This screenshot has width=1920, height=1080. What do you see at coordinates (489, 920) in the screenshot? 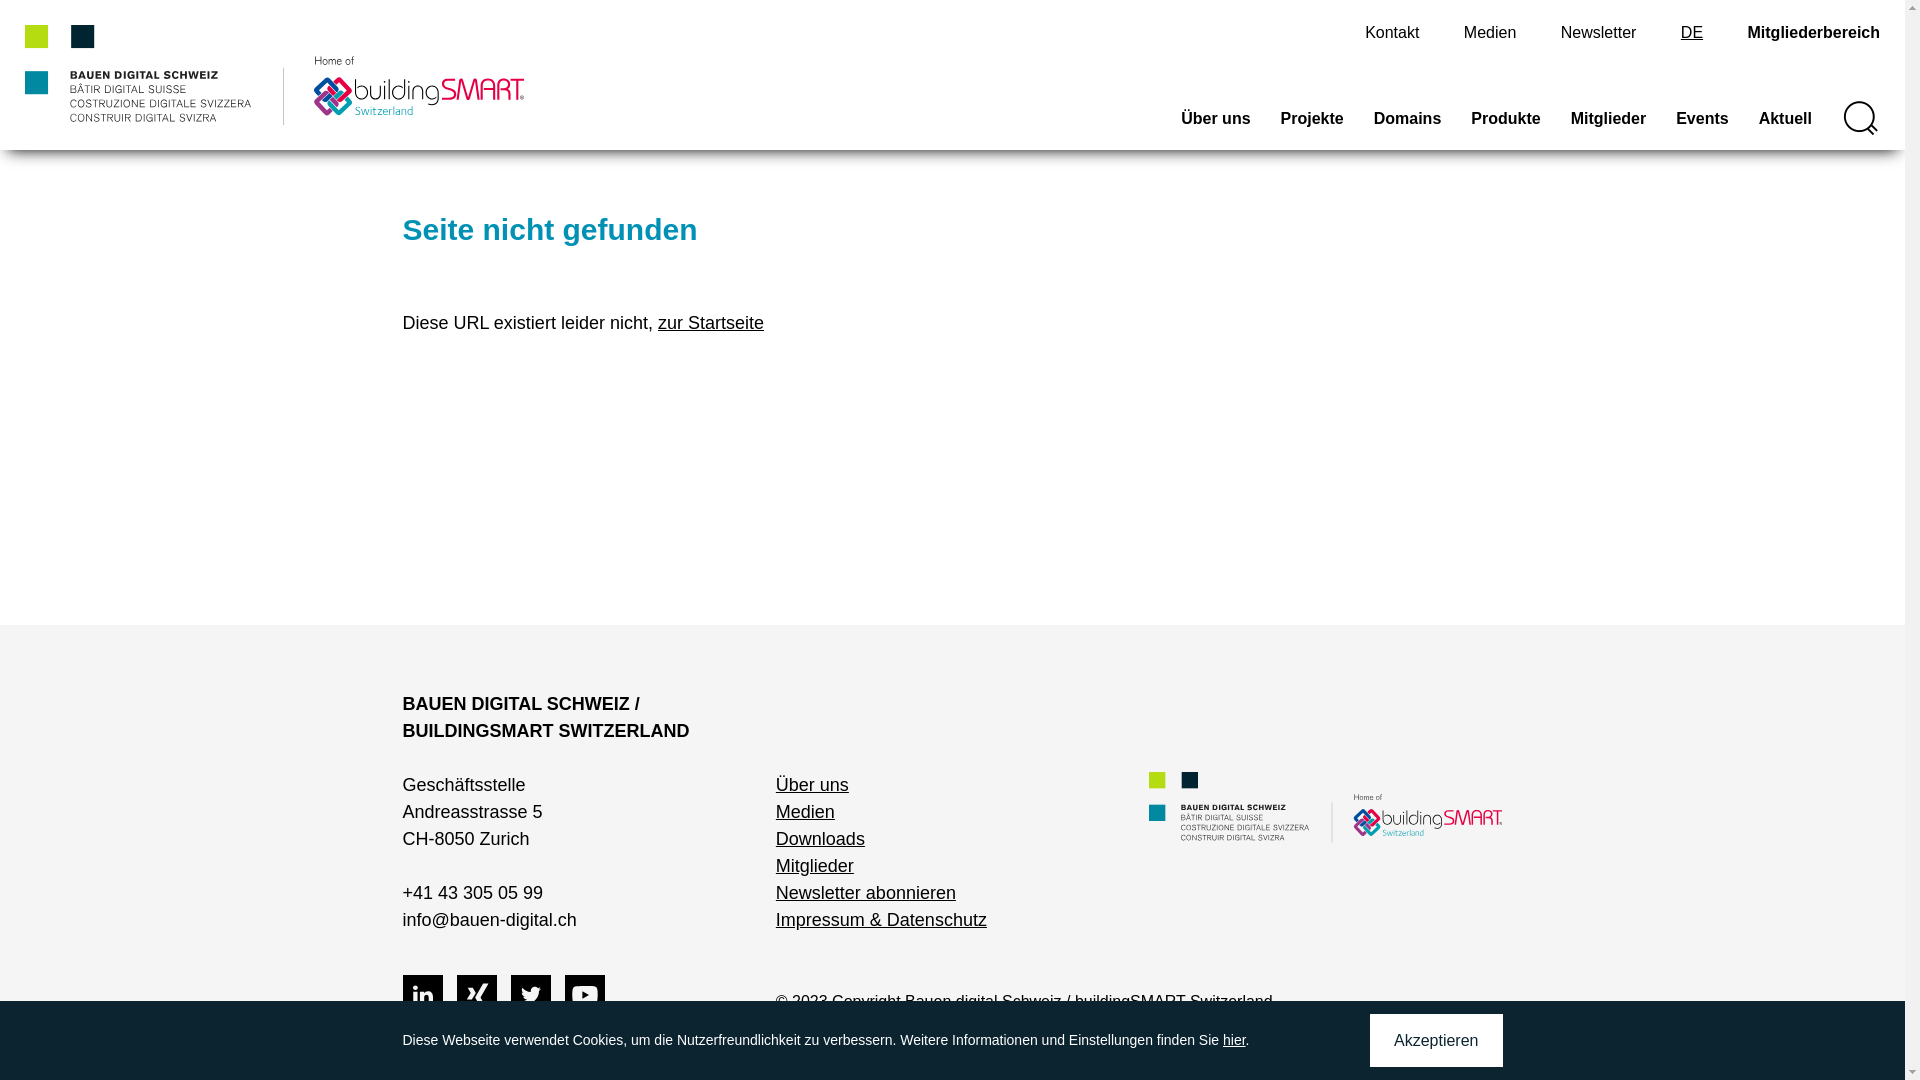
I see `'info@bauen-digital.ch'` at bounding box center [489, 920].